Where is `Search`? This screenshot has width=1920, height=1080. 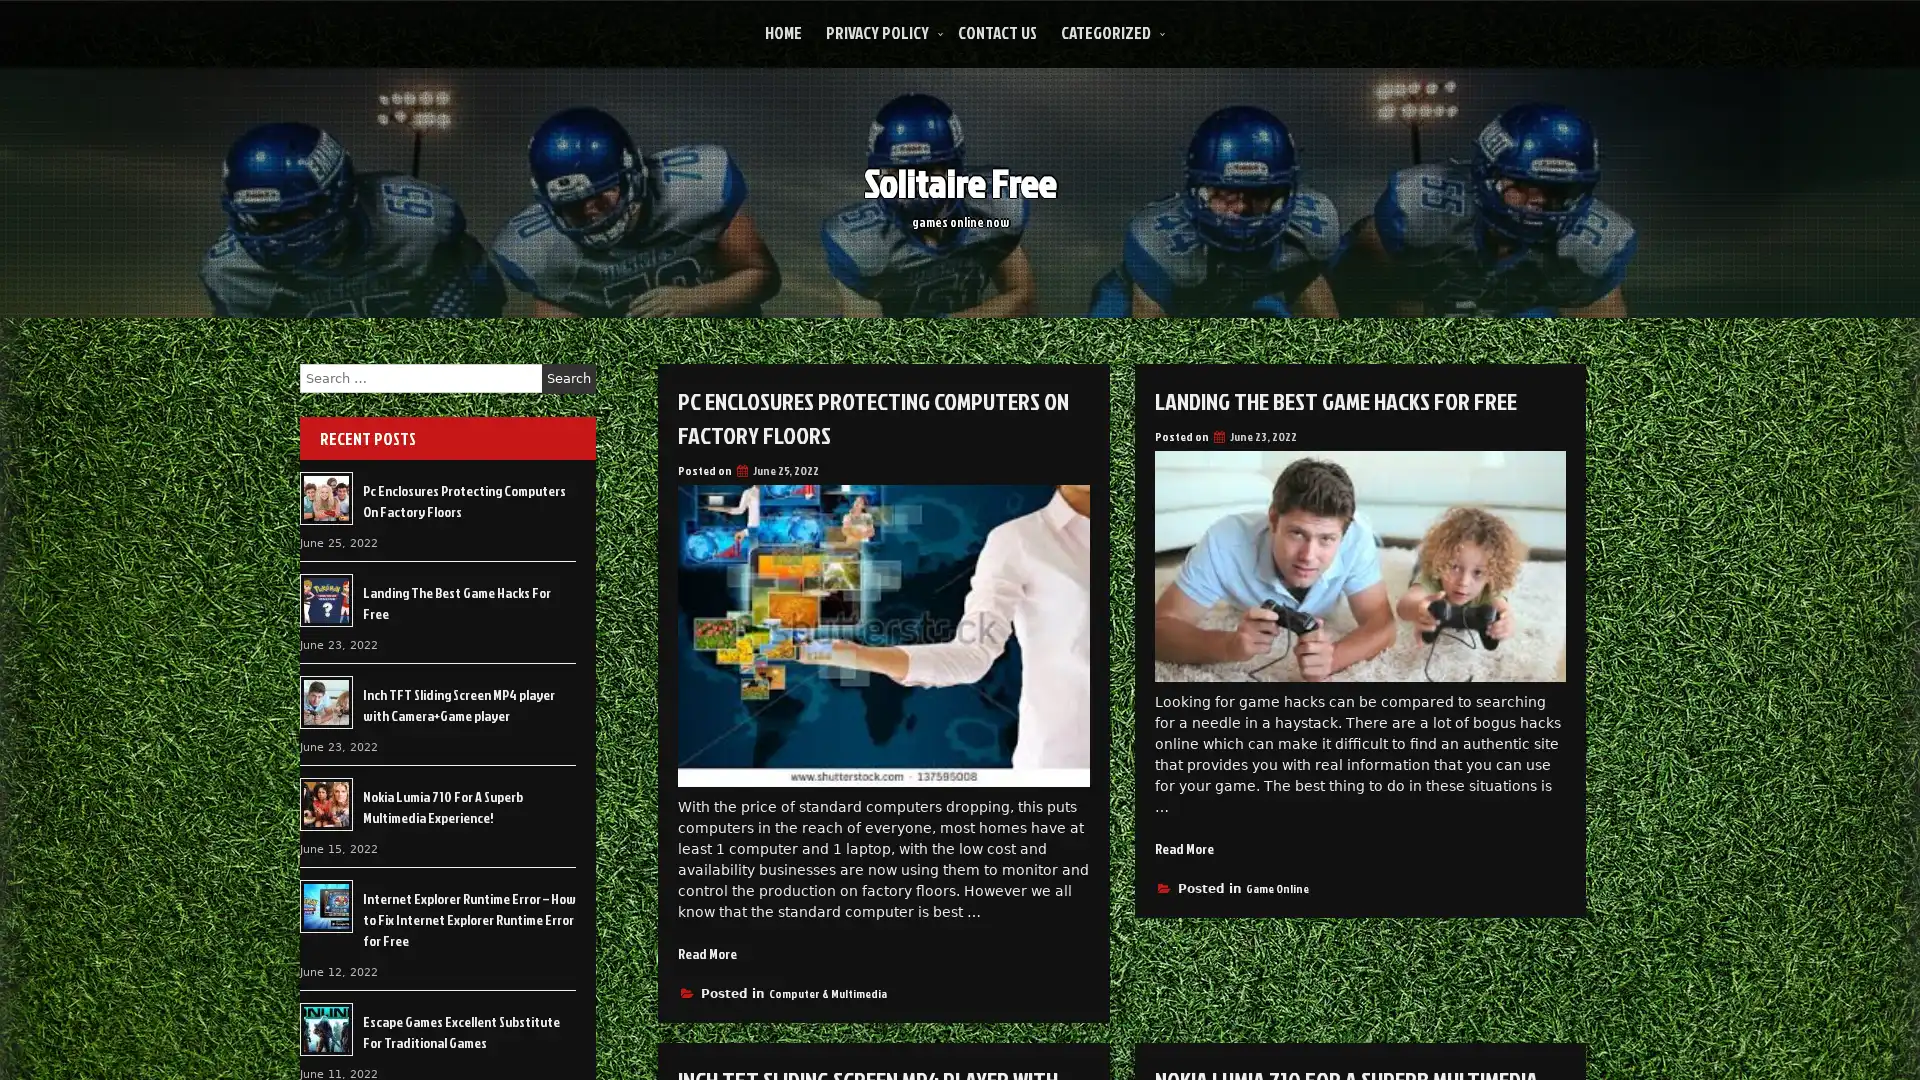
Search is located at coordinates (568, 378).